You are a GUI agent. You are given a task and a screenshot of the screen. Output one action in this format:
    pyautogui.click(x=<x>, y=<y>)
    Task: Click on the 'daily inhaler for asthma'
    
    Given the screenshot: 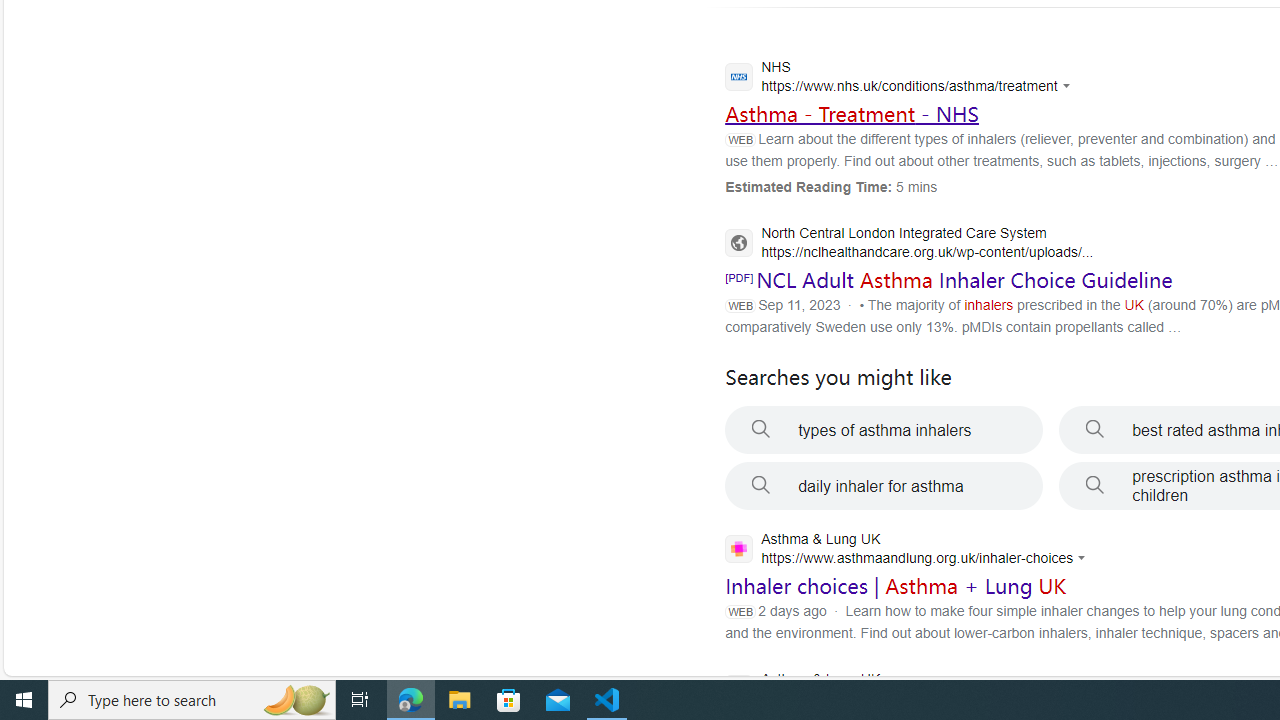 What is the action you would take?
    pyautogui.click(x=883, y=486)
    